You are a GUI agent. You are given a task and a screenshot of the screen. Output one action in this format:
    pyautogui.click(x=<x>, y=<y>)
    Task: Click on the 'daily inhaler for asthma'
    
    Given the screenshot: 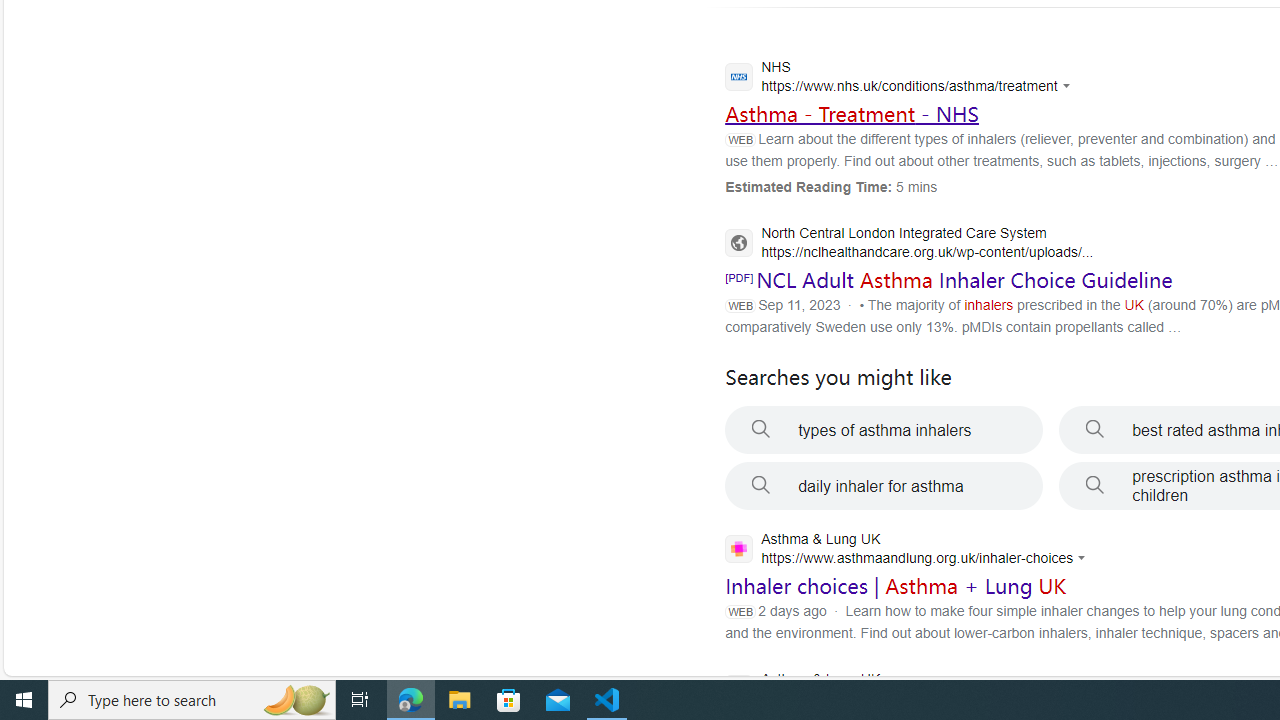 What is the action you would take?
    pyautogui.click(x=883, y=486)
    